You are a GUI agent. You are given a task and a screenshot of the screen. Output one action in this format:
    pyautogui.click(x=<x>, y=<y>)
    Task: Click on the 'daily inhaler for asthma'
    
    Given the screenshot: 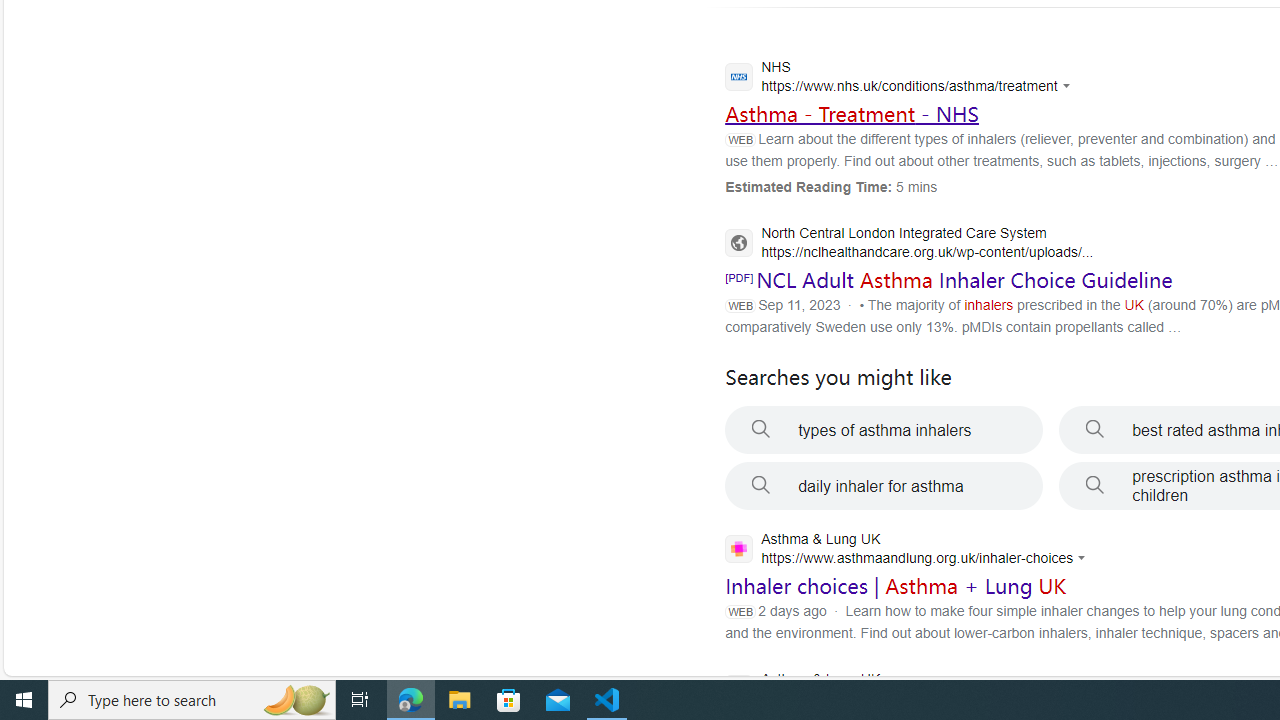 What is the action you would take?
    pyautogui.click(x=883, y=486)
    